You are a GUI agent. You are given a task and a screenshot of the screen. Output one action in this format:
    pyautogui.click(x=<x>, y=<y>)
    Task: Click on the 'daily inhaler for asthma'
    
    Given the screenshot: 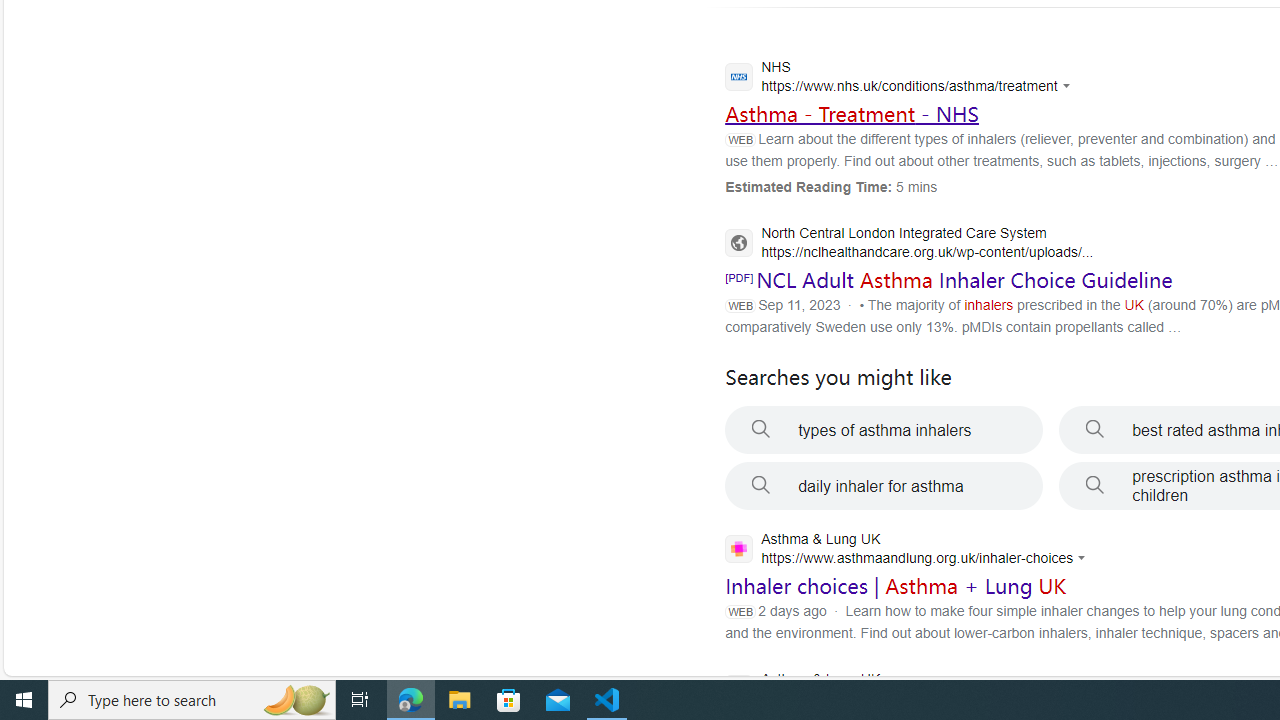 What is the action you would take?
    pyautogui.click(x=883, y=486)
    